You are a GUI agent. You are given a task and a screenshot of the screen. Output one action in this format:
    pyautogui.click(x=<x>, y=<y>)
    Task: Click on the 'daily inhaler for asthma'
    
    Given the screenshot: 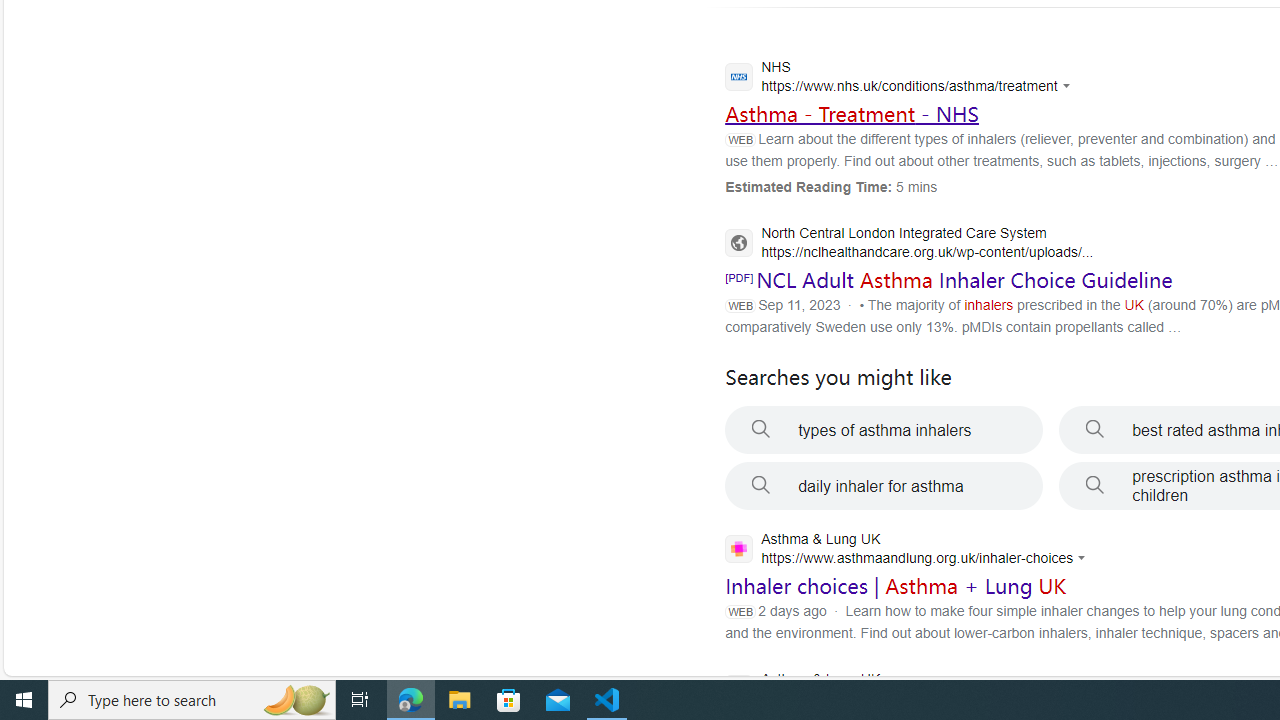 What is the action you would take?
    pyautogui.click(x=883, y=486)
    